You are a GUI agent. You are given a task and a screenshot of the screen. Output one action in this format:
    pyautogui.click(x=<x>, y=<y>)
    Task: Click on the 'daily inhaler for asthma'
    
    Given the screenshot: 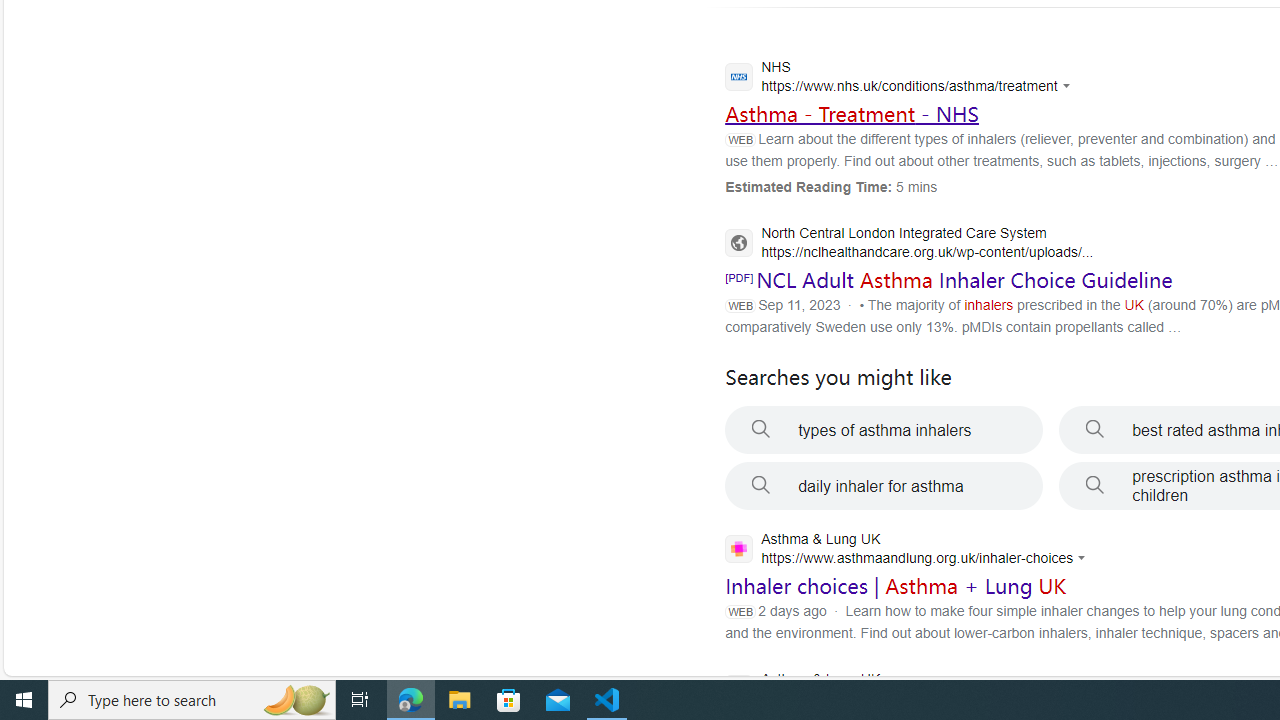 What is the action you would take?
    pyautogui.click(x=883, y=486)
    